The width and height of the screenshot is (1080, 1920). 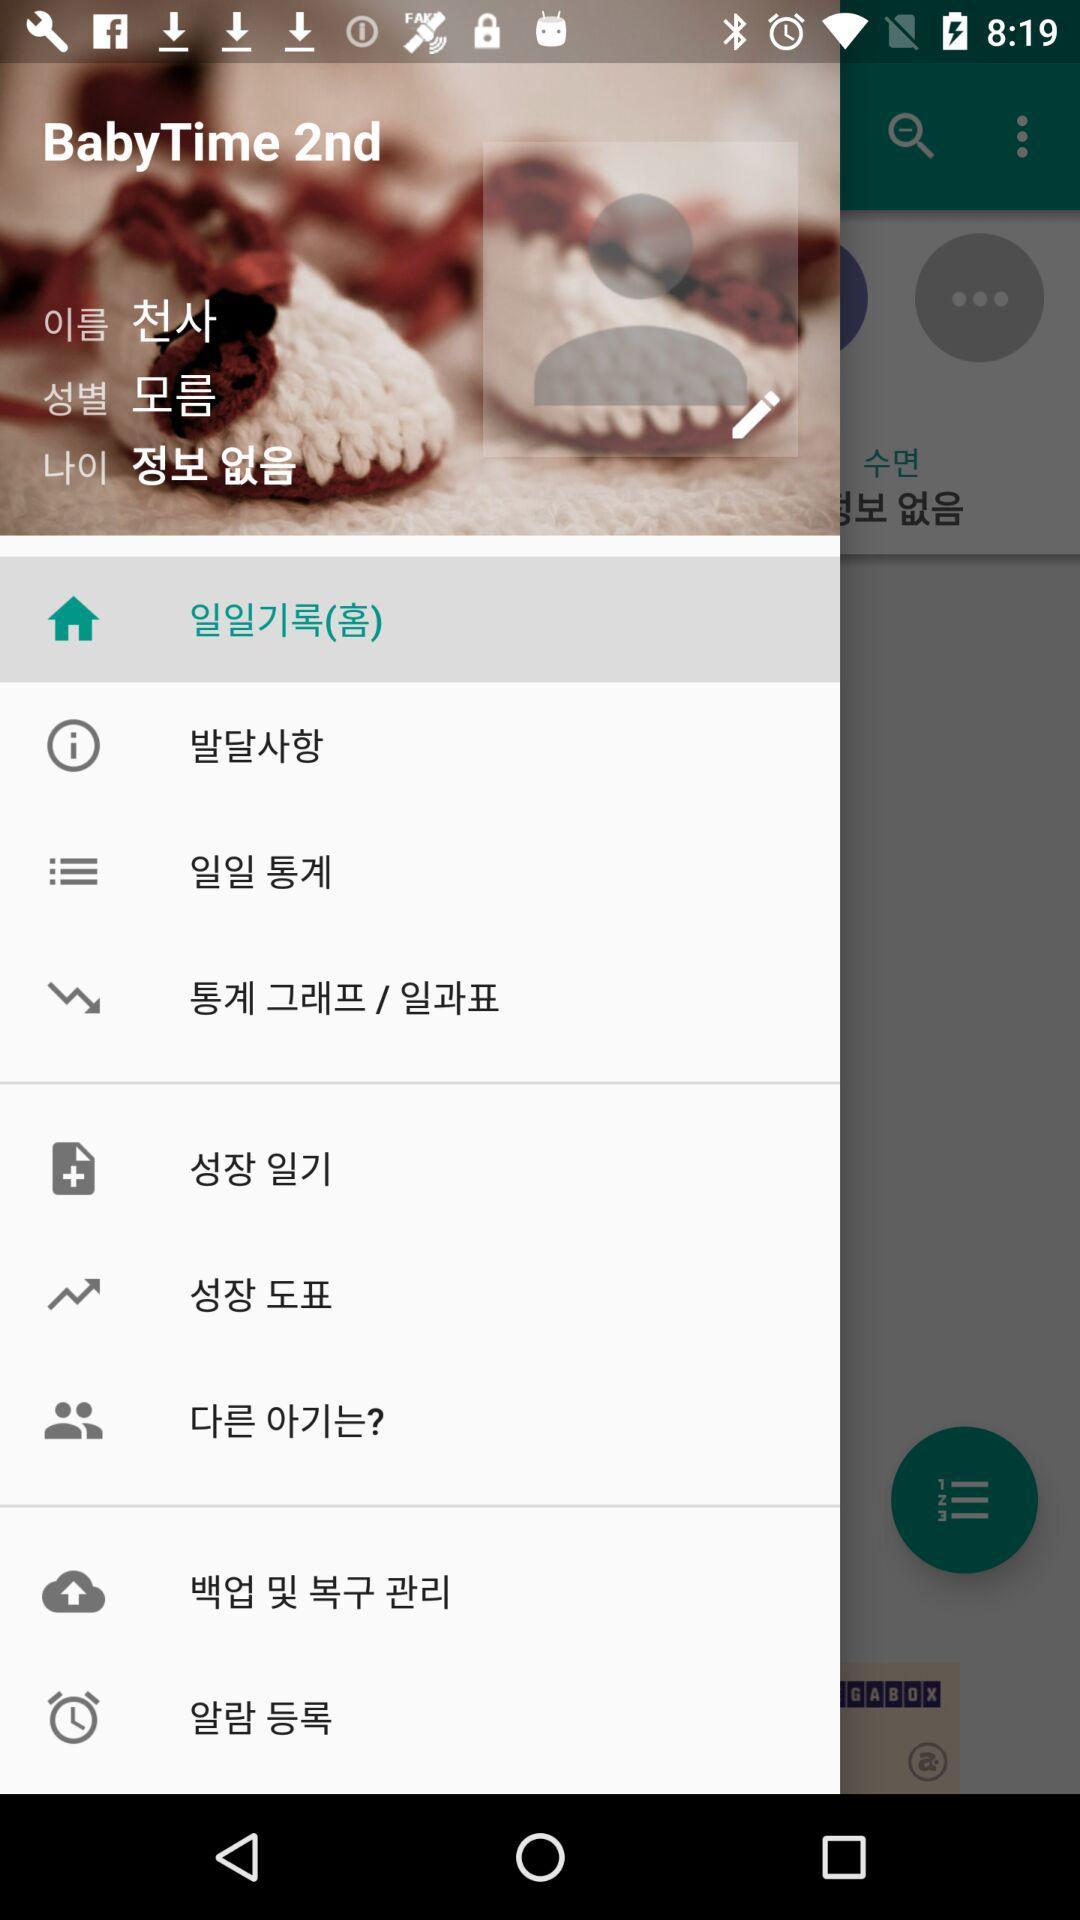 What do you see at coordinates (963, 1499) in the screenshot?
I see `the list icon` at bounding box center [963, 1499].